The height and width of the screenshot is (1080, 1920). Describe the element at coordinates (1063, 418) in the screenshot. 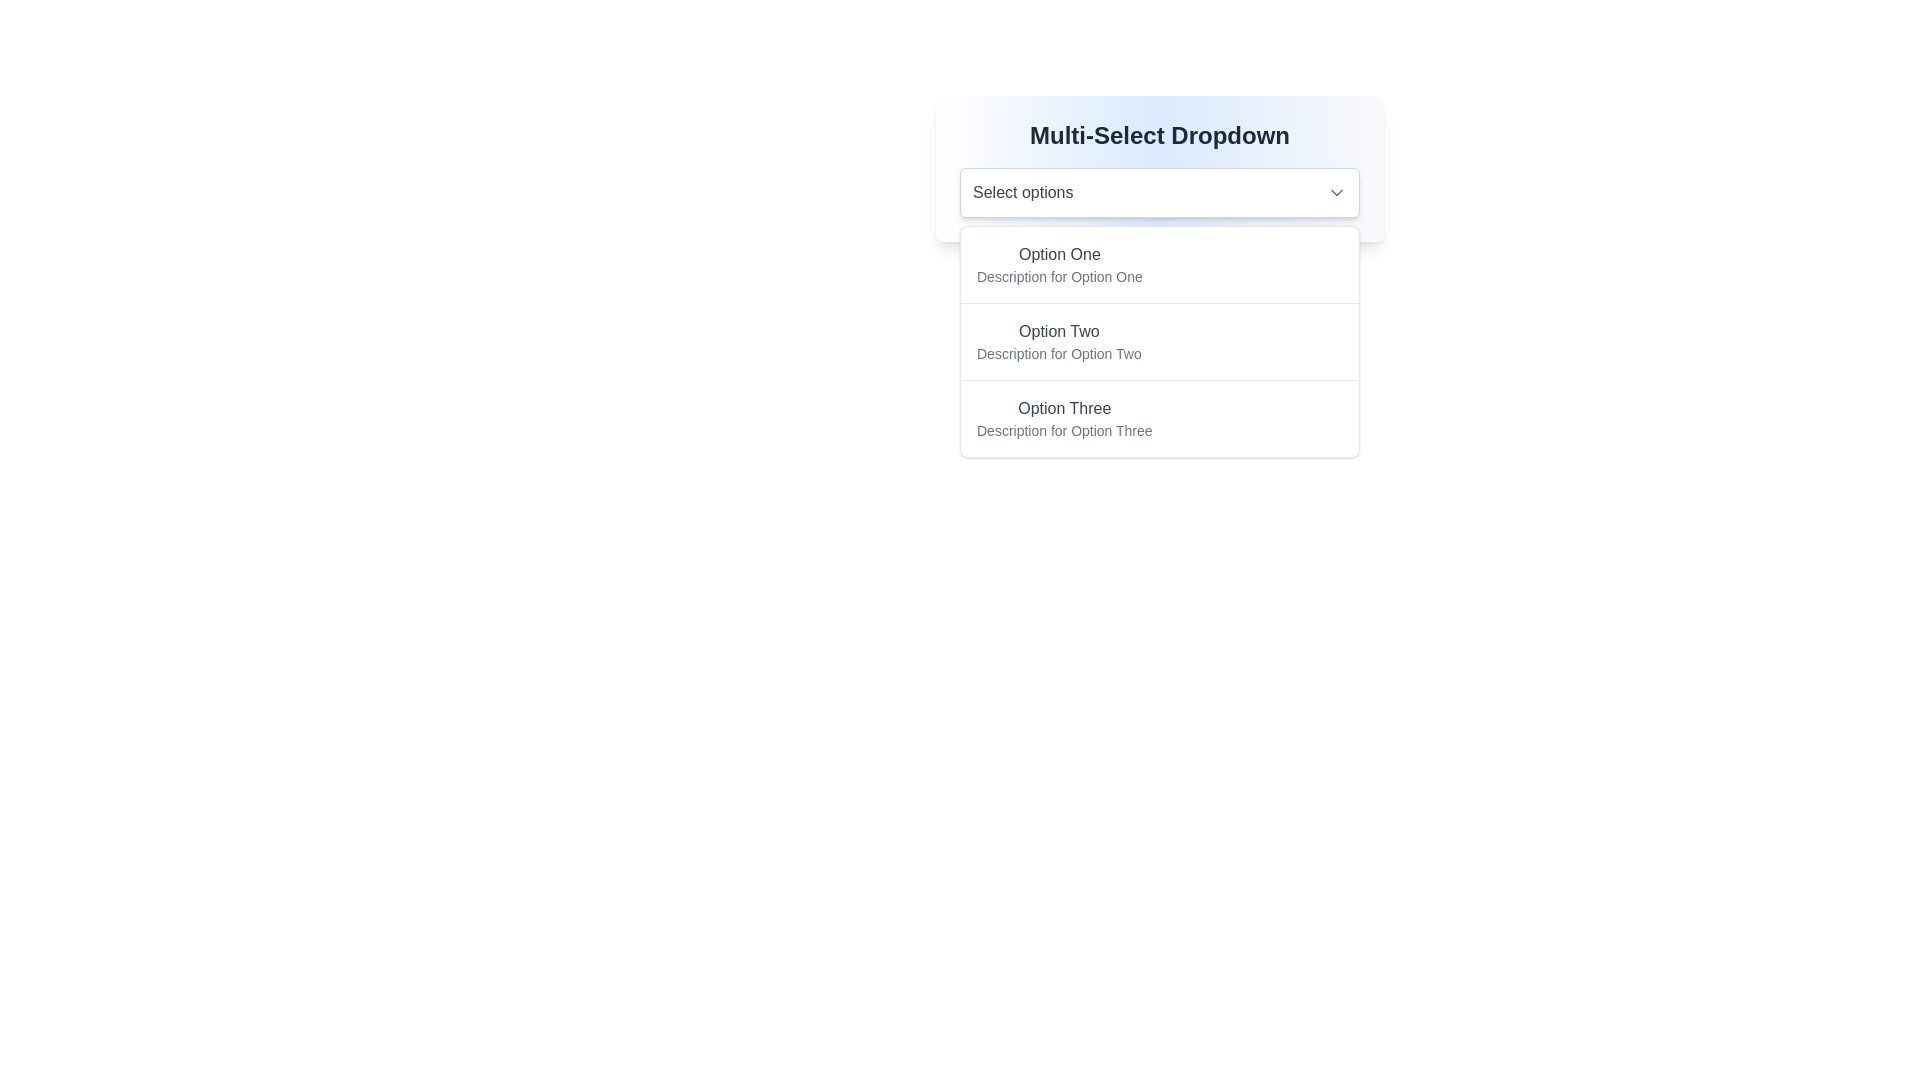

I see `the third option in the dropdown menu to activate it by clicking` at that location.